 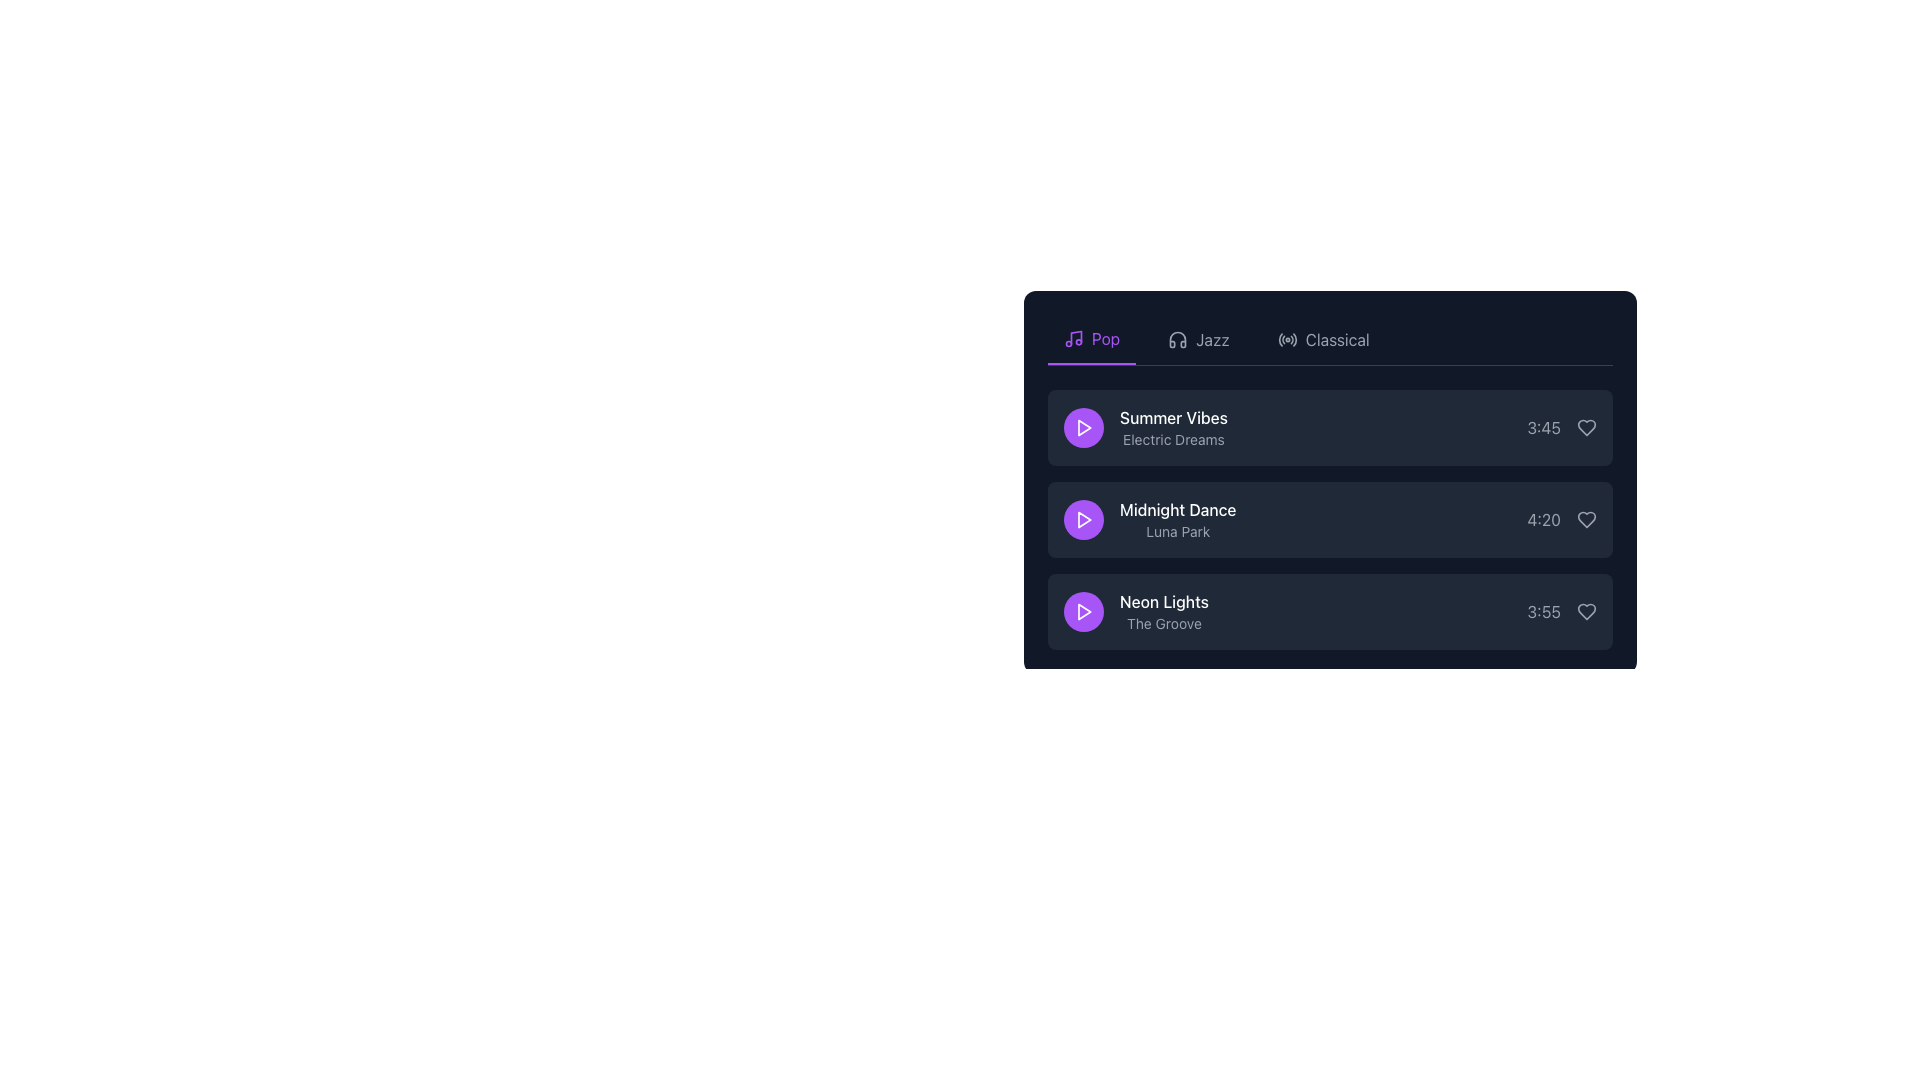 I want to click on the label displaying '3:45', which is styled in light gray font and positioned next to the 'Summer Vibes' title on a dark background, so click(x=1543, y=427).